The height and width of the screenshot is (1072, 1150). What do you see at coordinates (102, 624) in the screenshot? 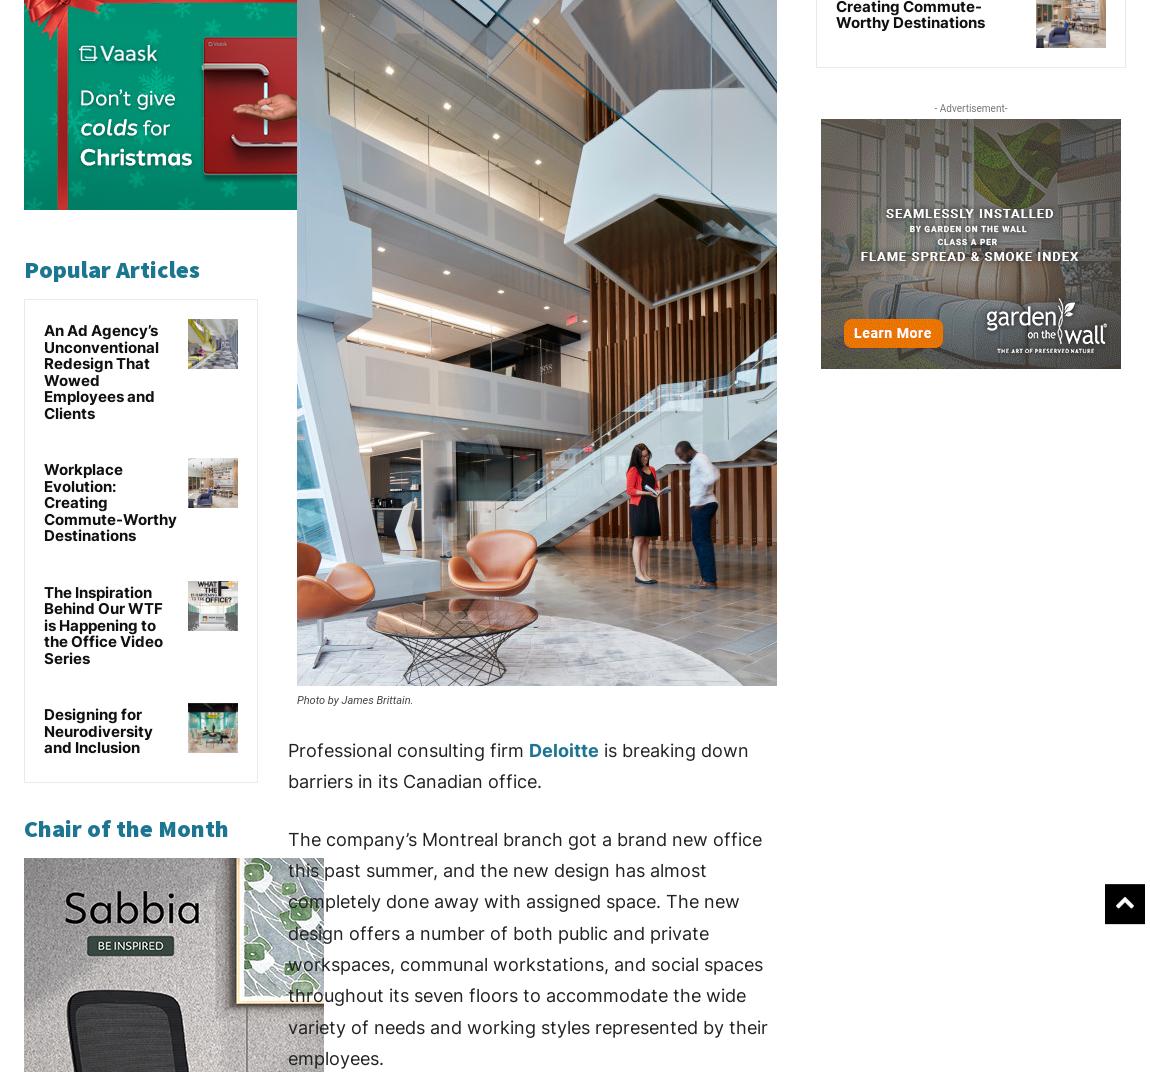
I see `'The Inspiration Behind Our WTF is Happening to the Office Video Series'` at bounding box center [102, 624].